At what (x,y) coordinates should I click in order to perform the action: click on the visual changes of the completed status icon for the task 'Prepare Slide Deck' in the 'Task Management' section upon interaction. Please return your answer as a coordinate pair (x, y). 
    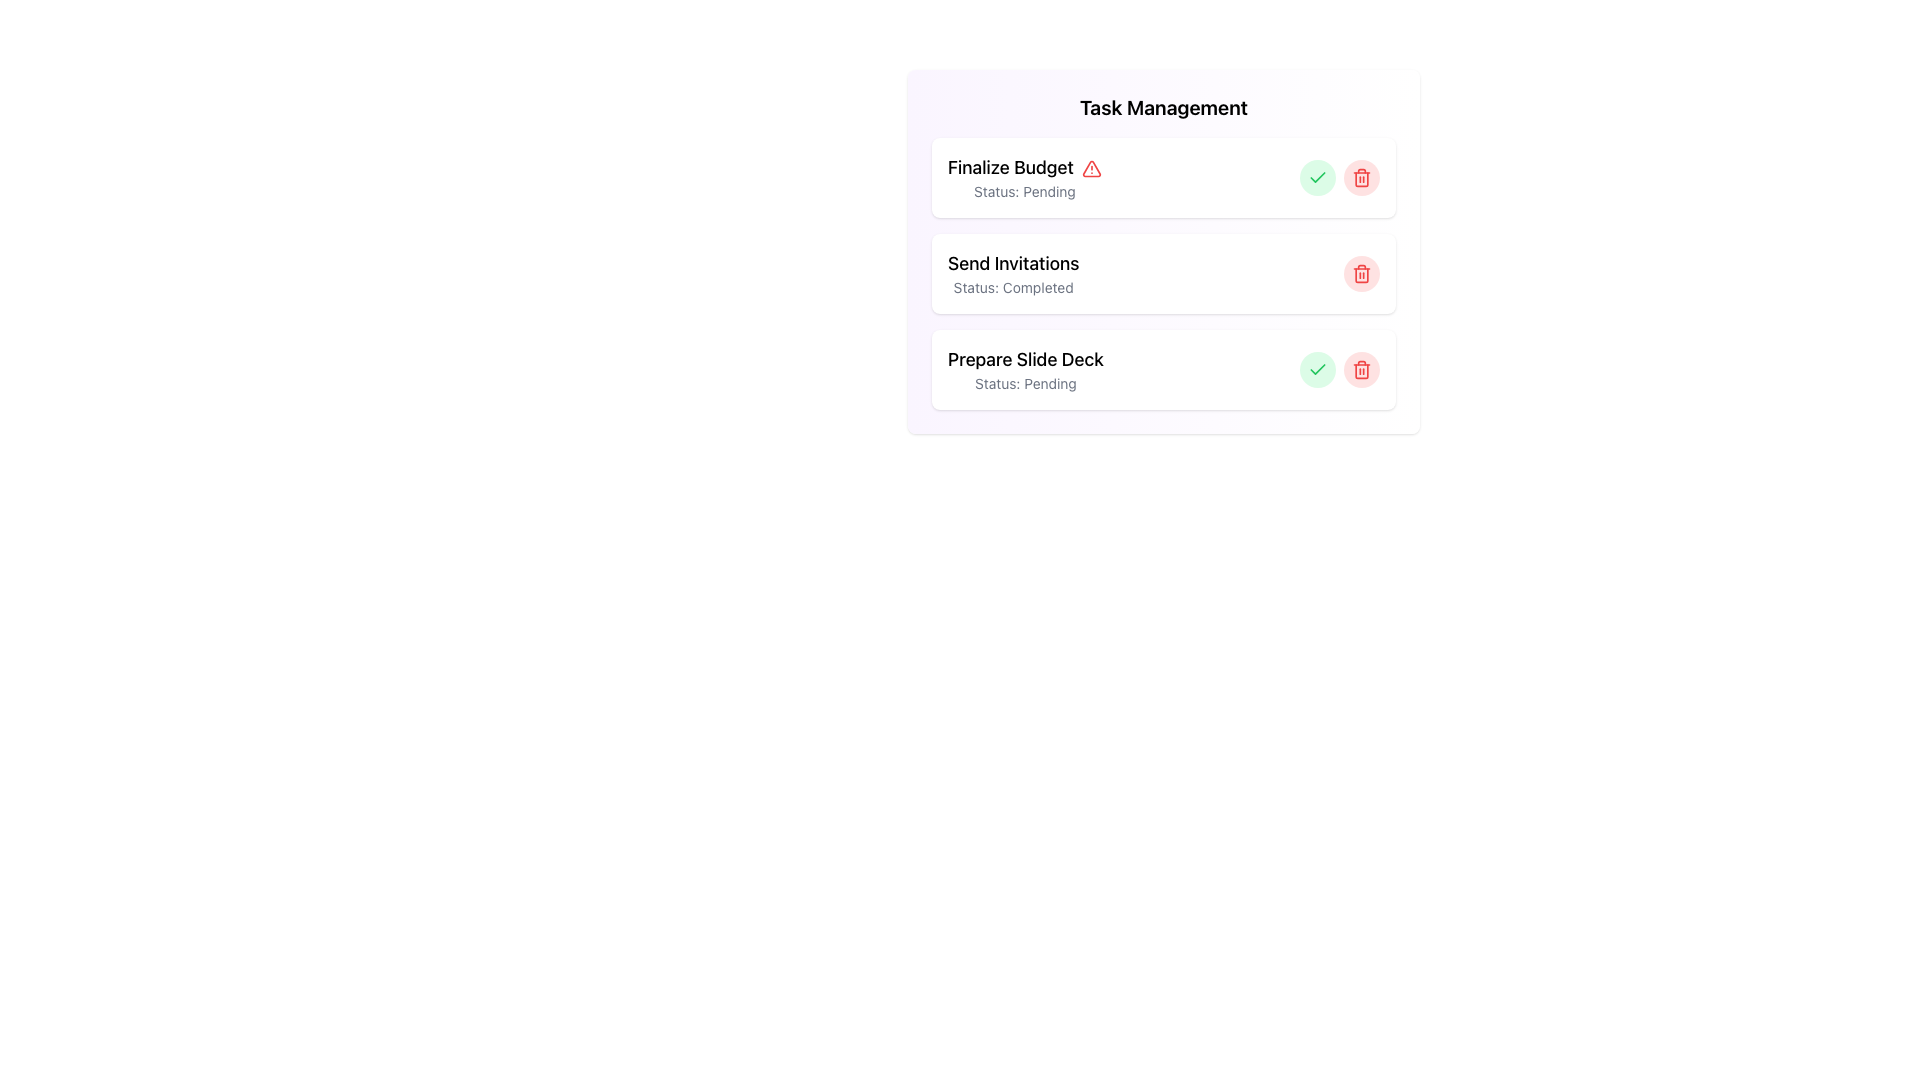
    Looking at the image, I should click on (1318, 176).